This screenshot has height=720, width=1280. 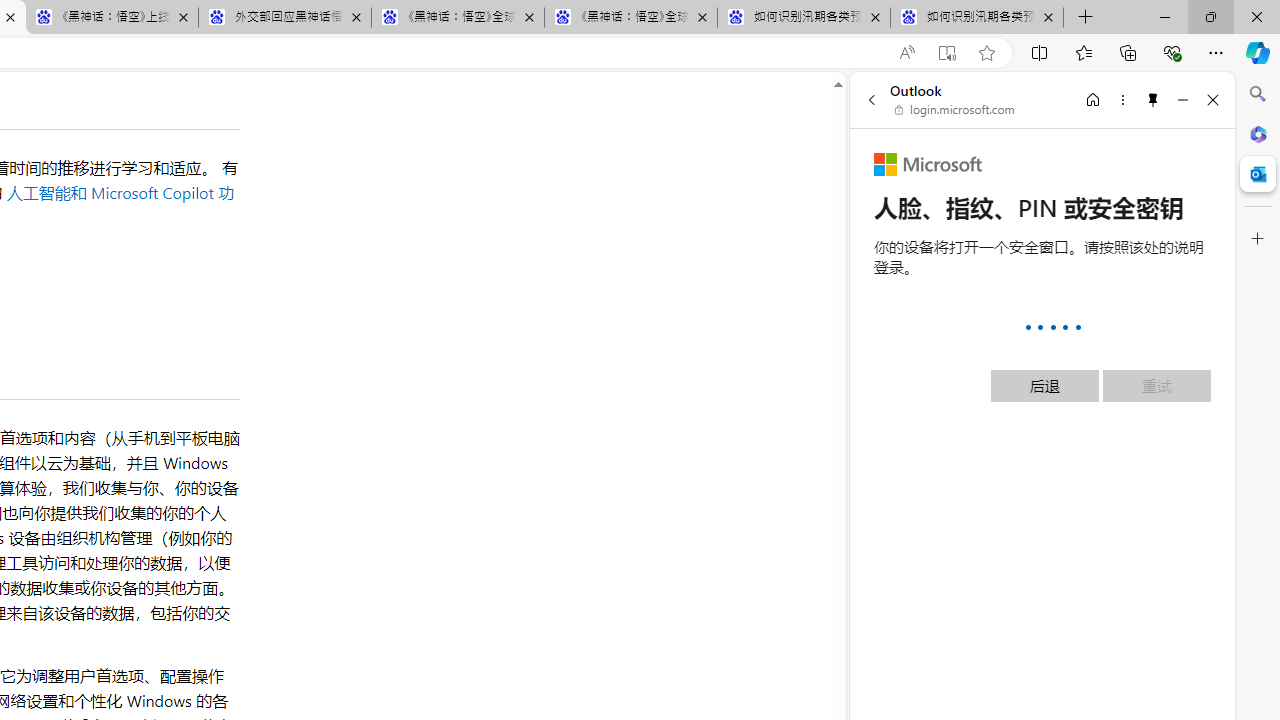 I want to click on 'login.microsoft.com', so click(x=954, y=110).